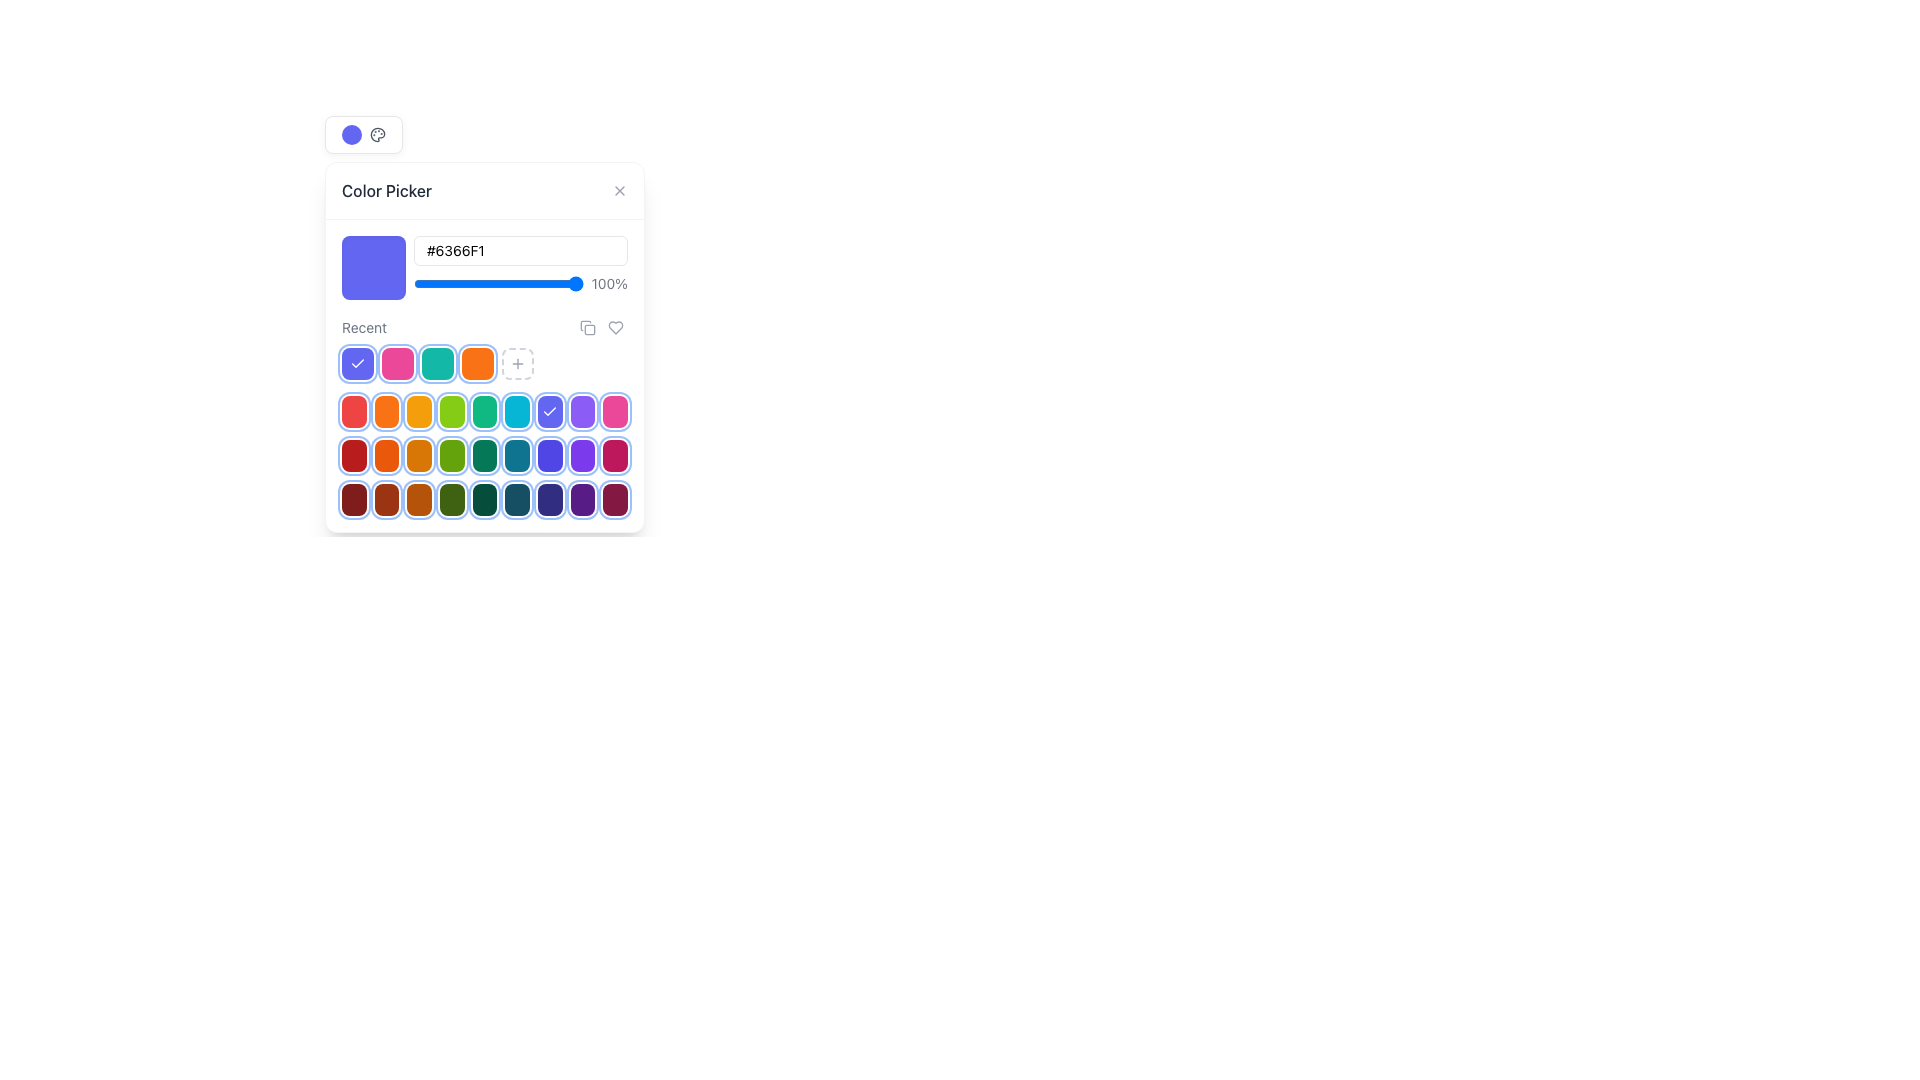 This screenshot has width=1920, height=1080. I want to click on the button in the third column of the third row in the color selection grid of the 'Color Picker' application, so click(418, 455).